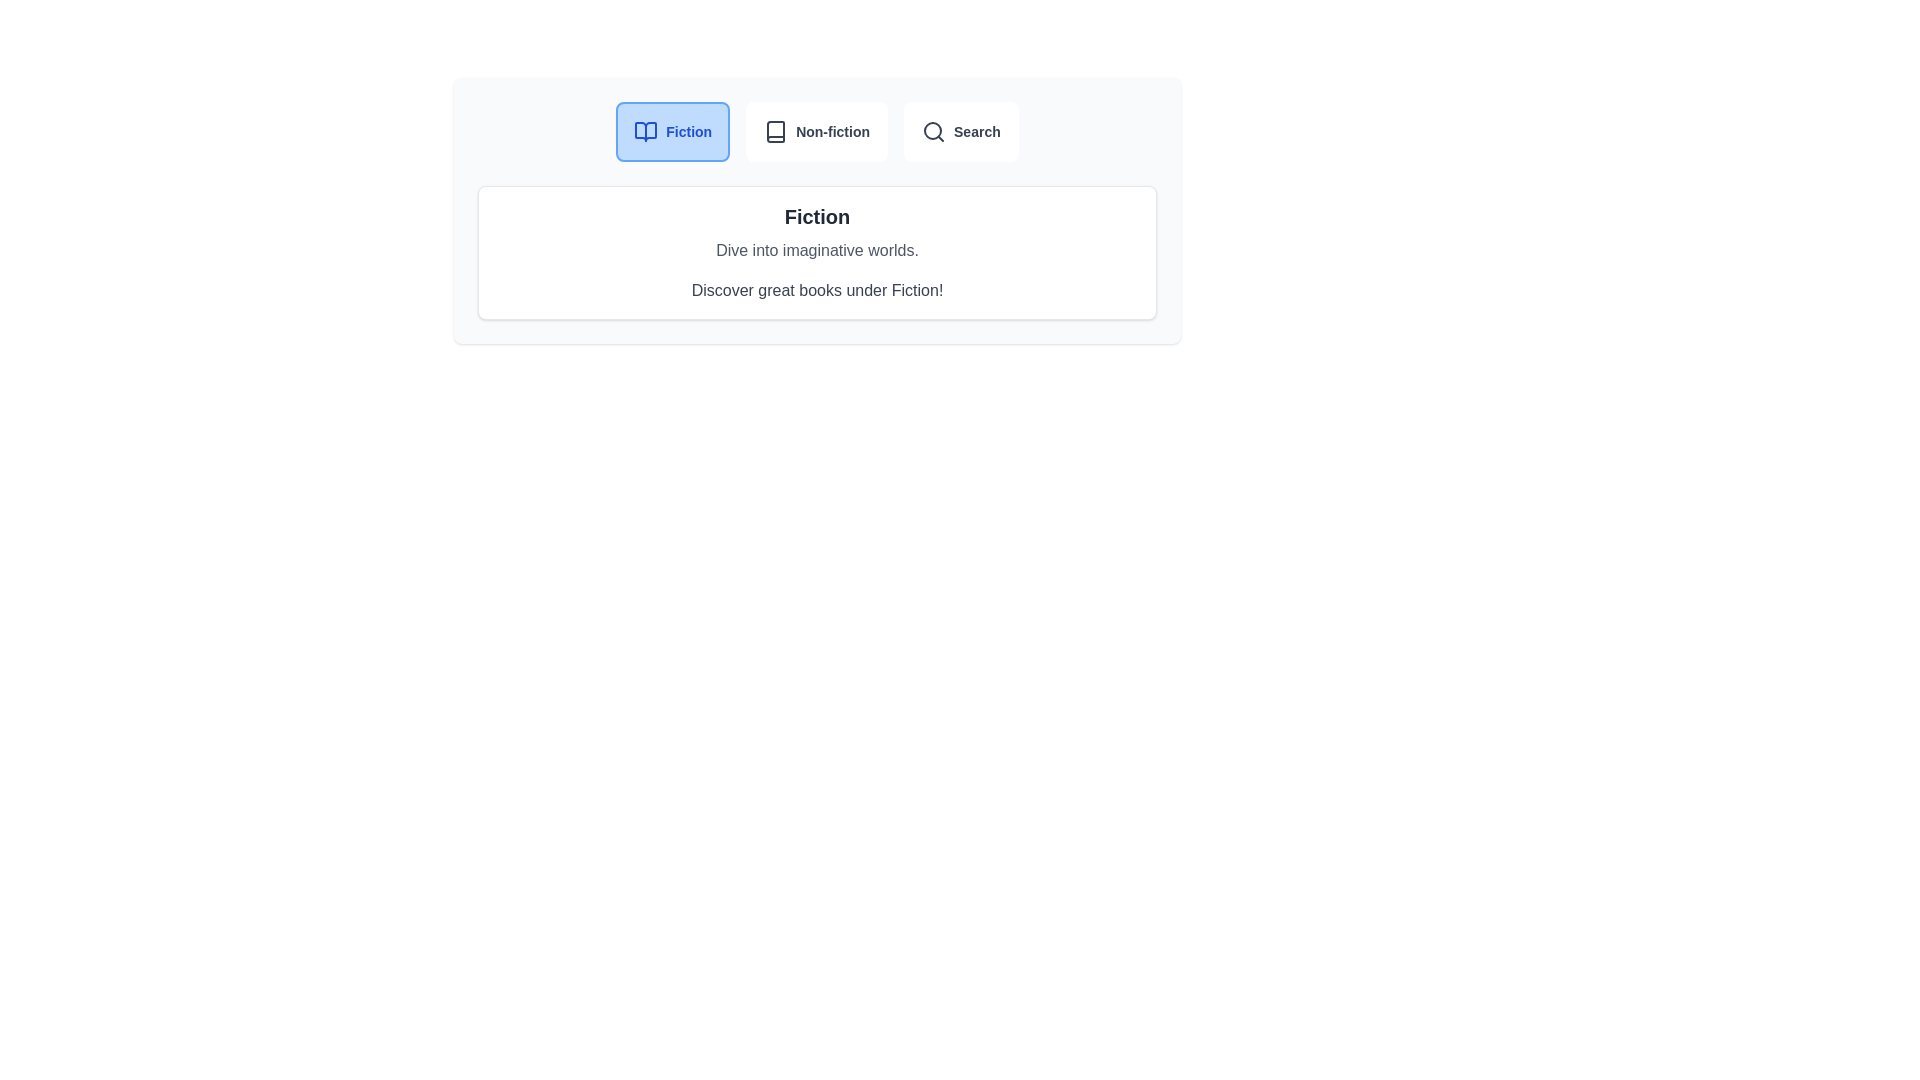  I want to click on the 'Non-fiction' button, which is a rectangular button with rounded corners featuring a book icon and gray text, so click(817, 131).